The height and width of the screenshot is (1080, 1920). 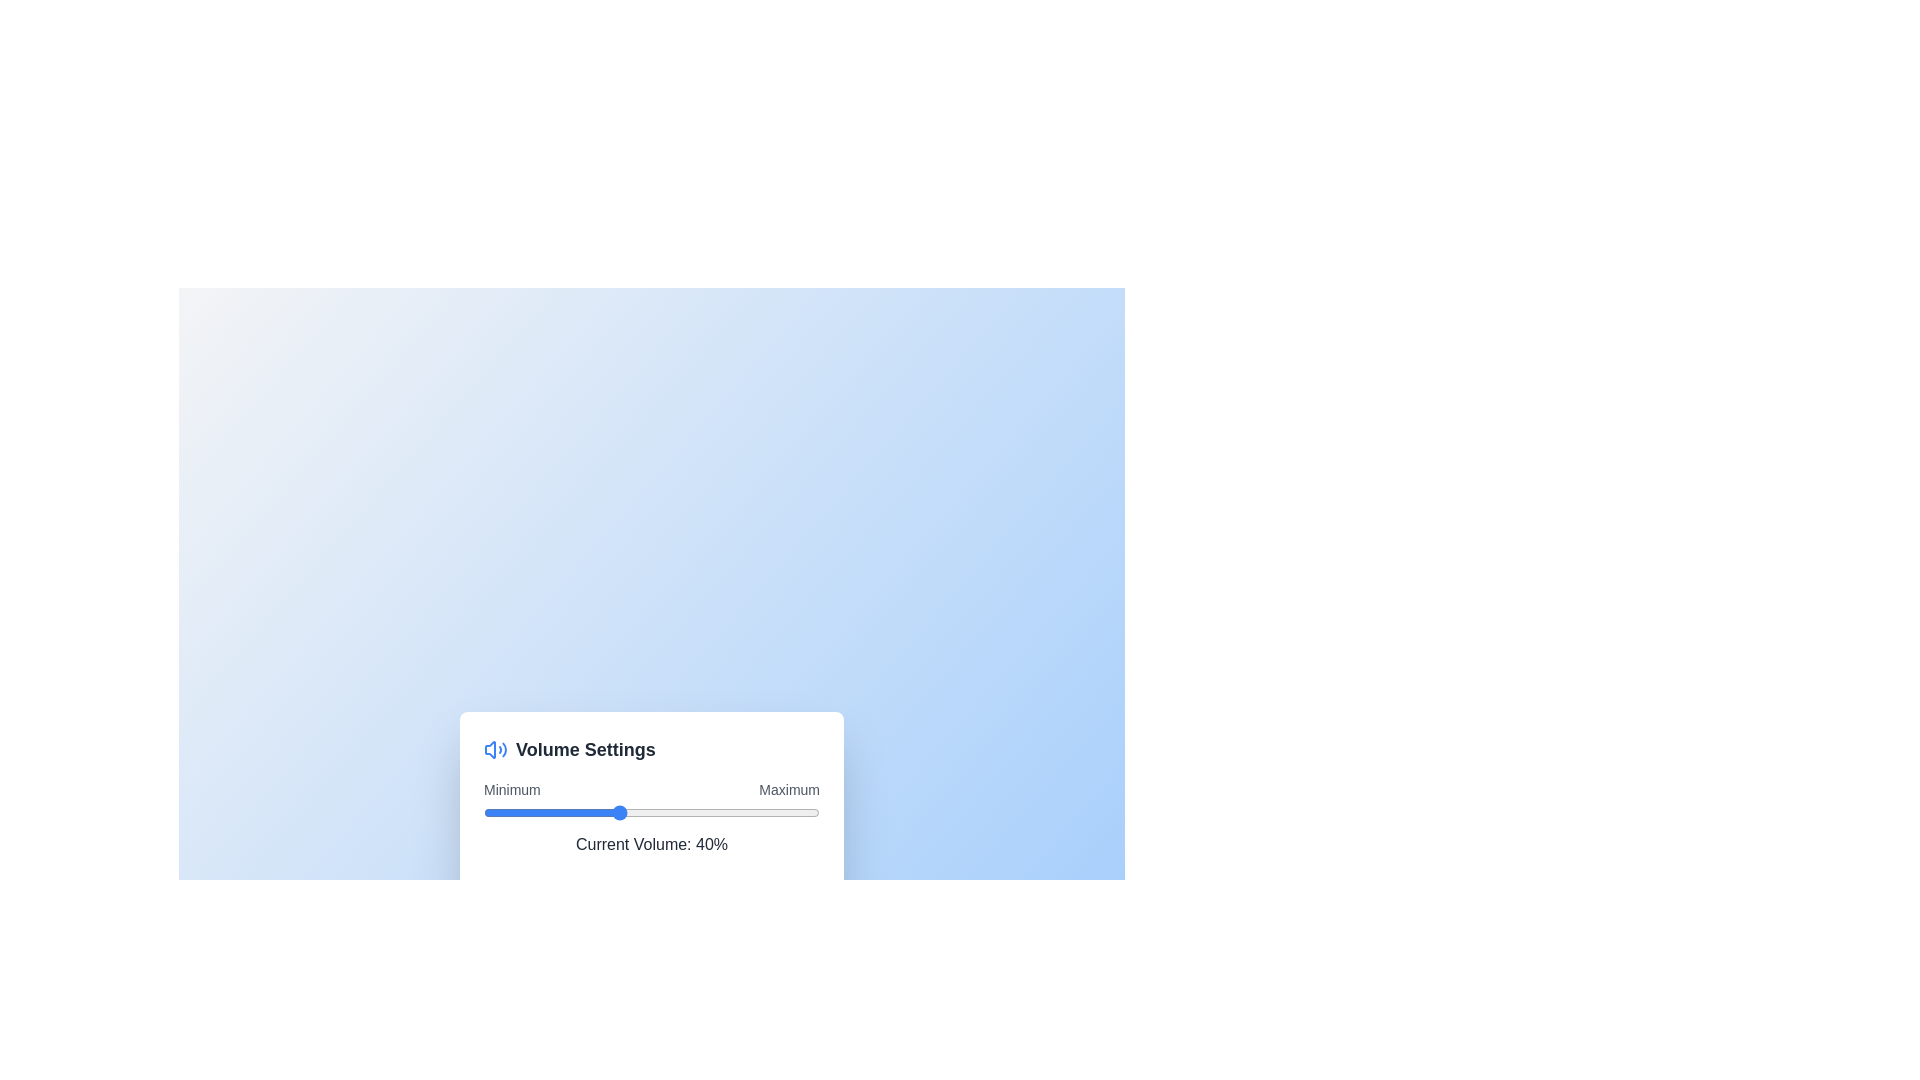 I want to click on the volume slider to 78%, so click(x=745, y=812).